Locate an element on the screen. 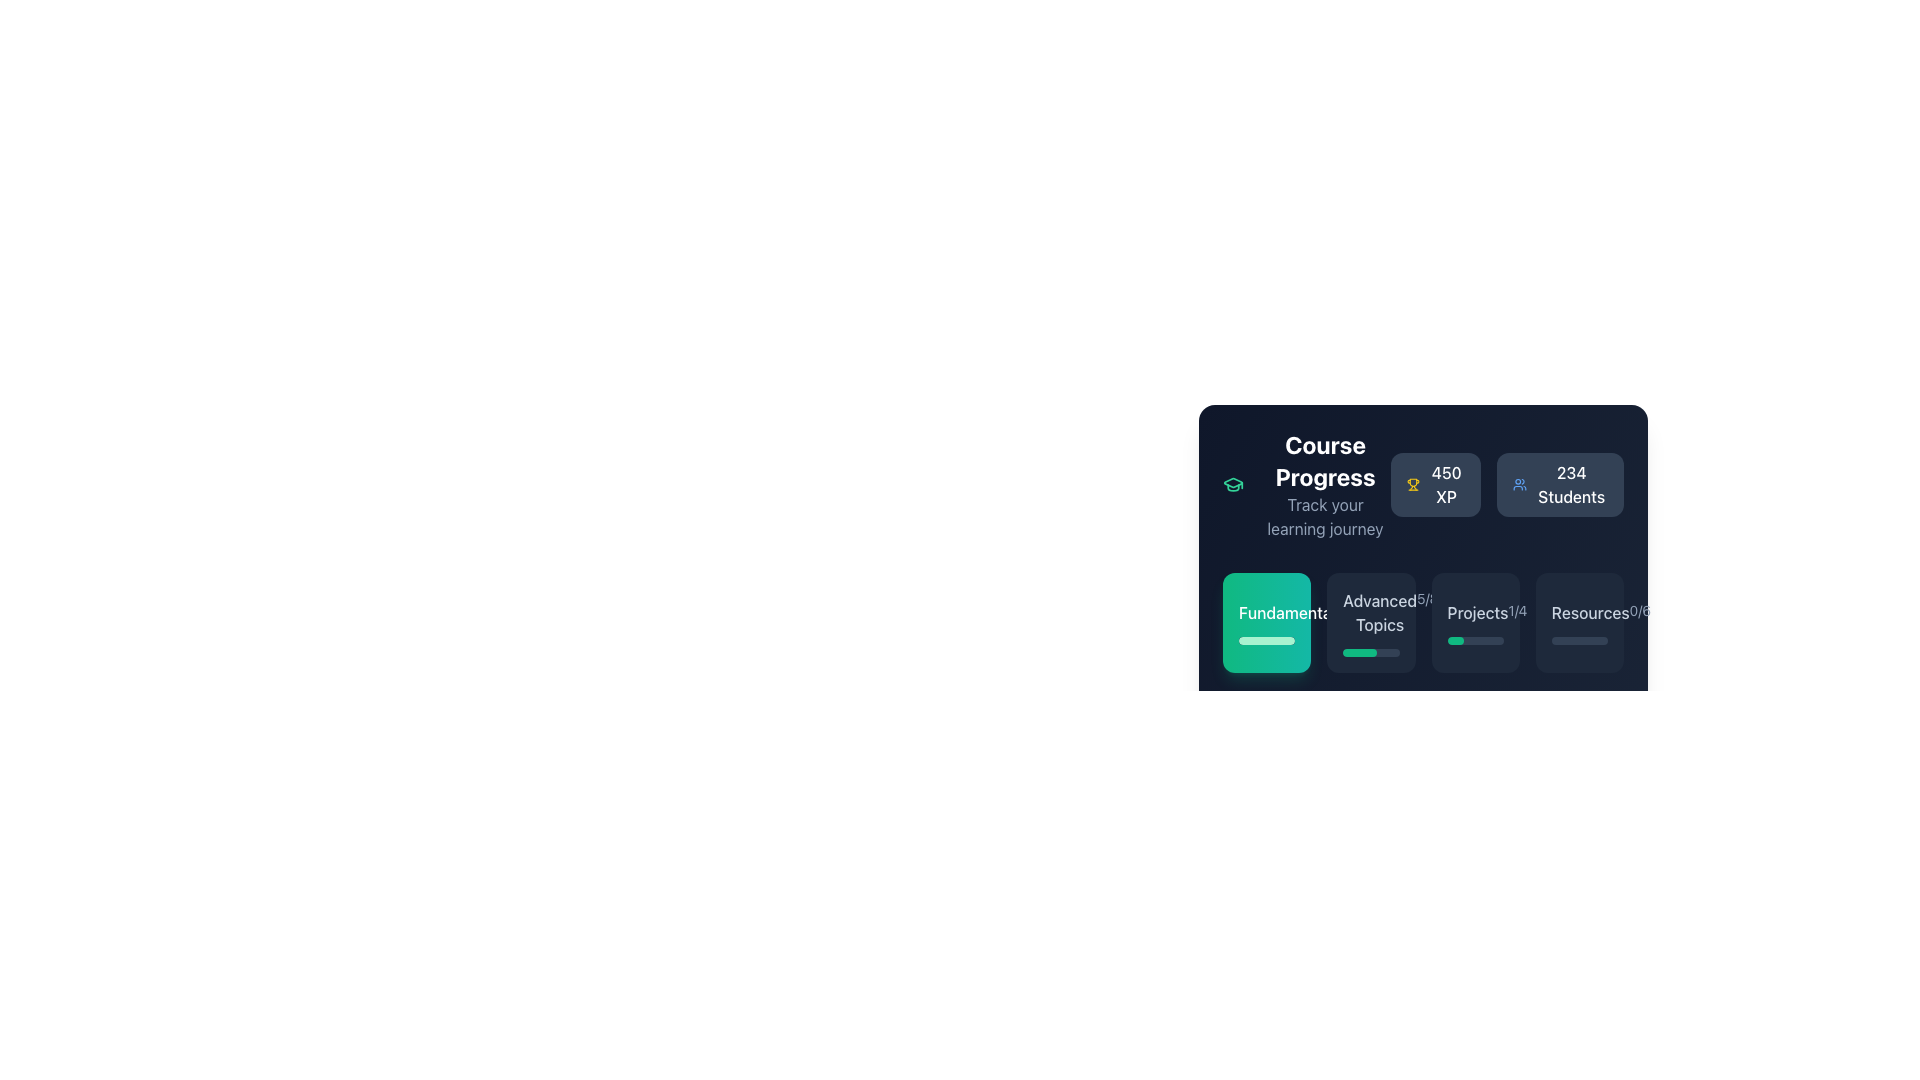 Image resolution: width=1920 pixels, height=1080 pixels. the text label displaying '0/6', which is slate-gray and positioned to the right of the 'Resources' label, indicating a numerical progress indicator is located at coordinates (1640, 609).